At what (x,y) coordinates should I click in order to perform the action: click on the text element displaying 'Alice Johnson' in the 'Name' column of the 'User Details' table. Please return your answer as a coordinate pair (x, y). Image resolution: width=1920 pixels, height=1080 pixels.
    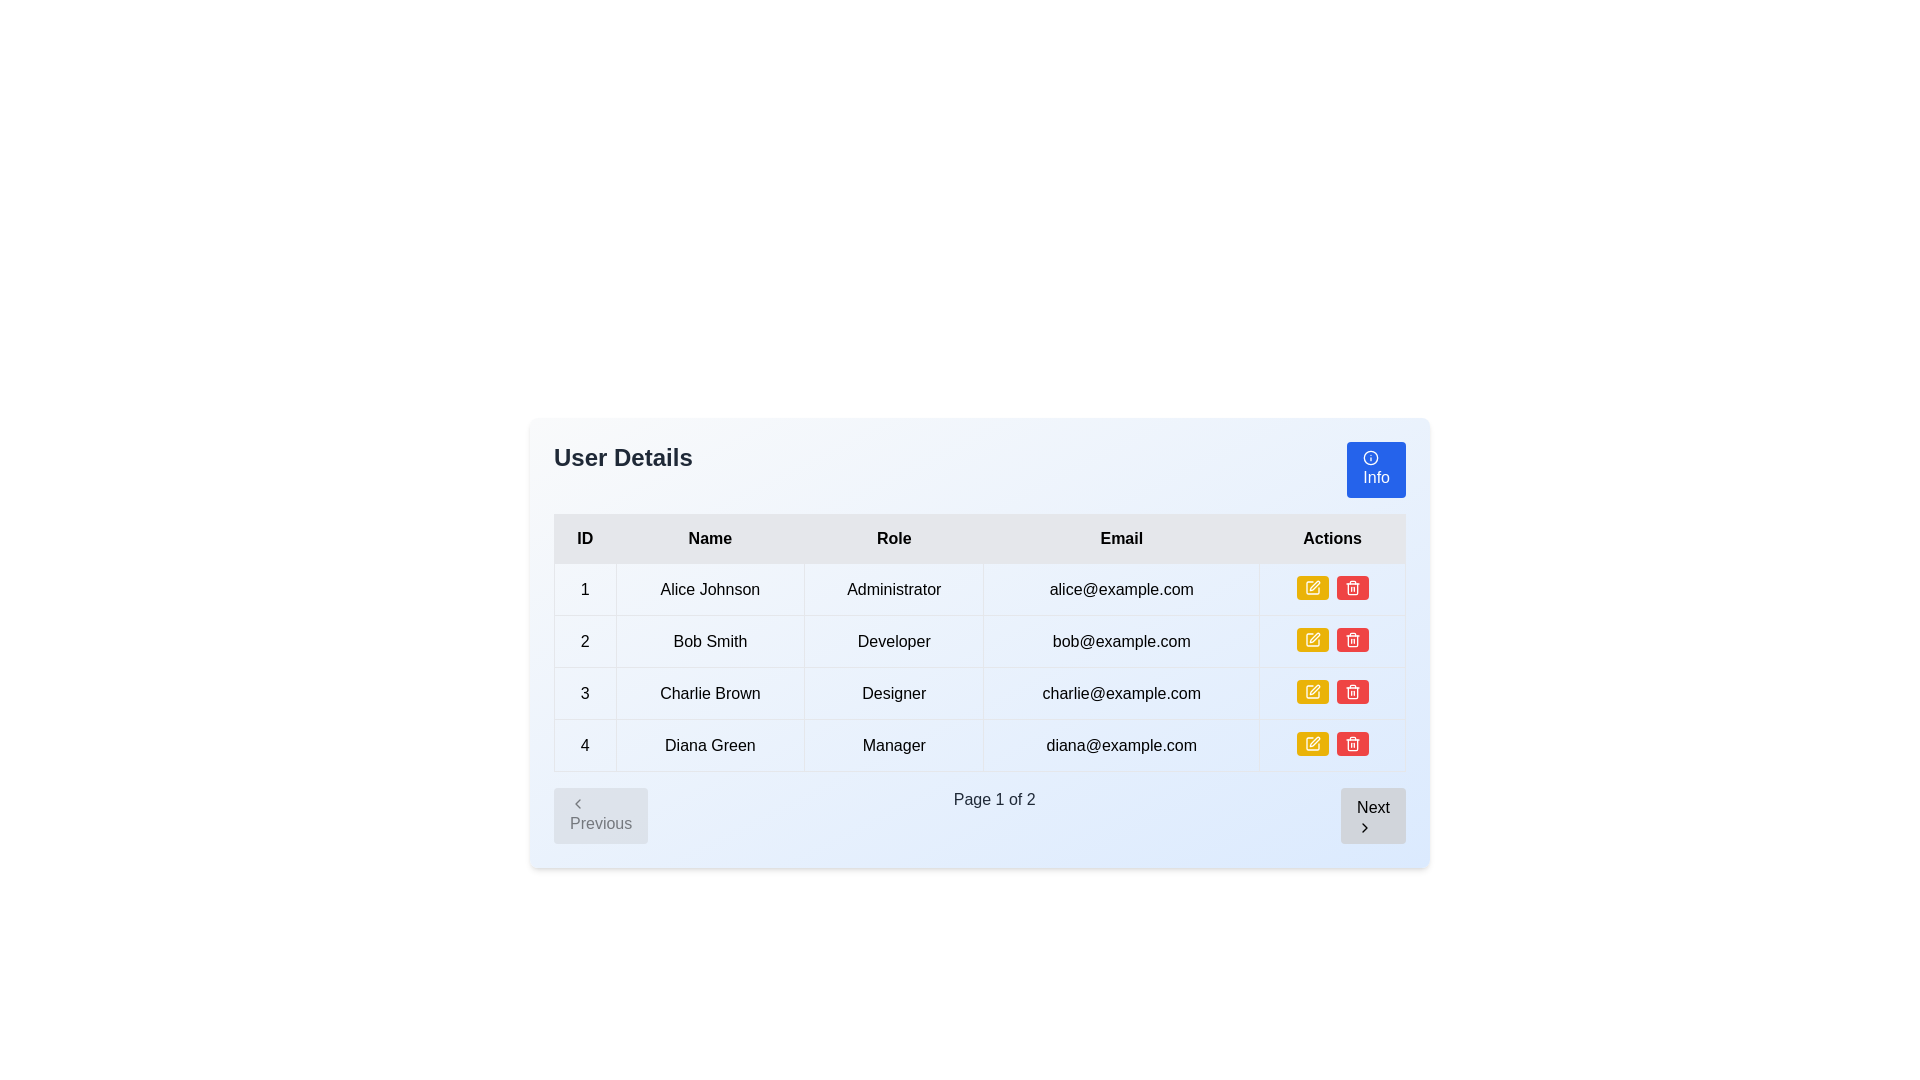
    Looking at the image, I should click on (710, 588).